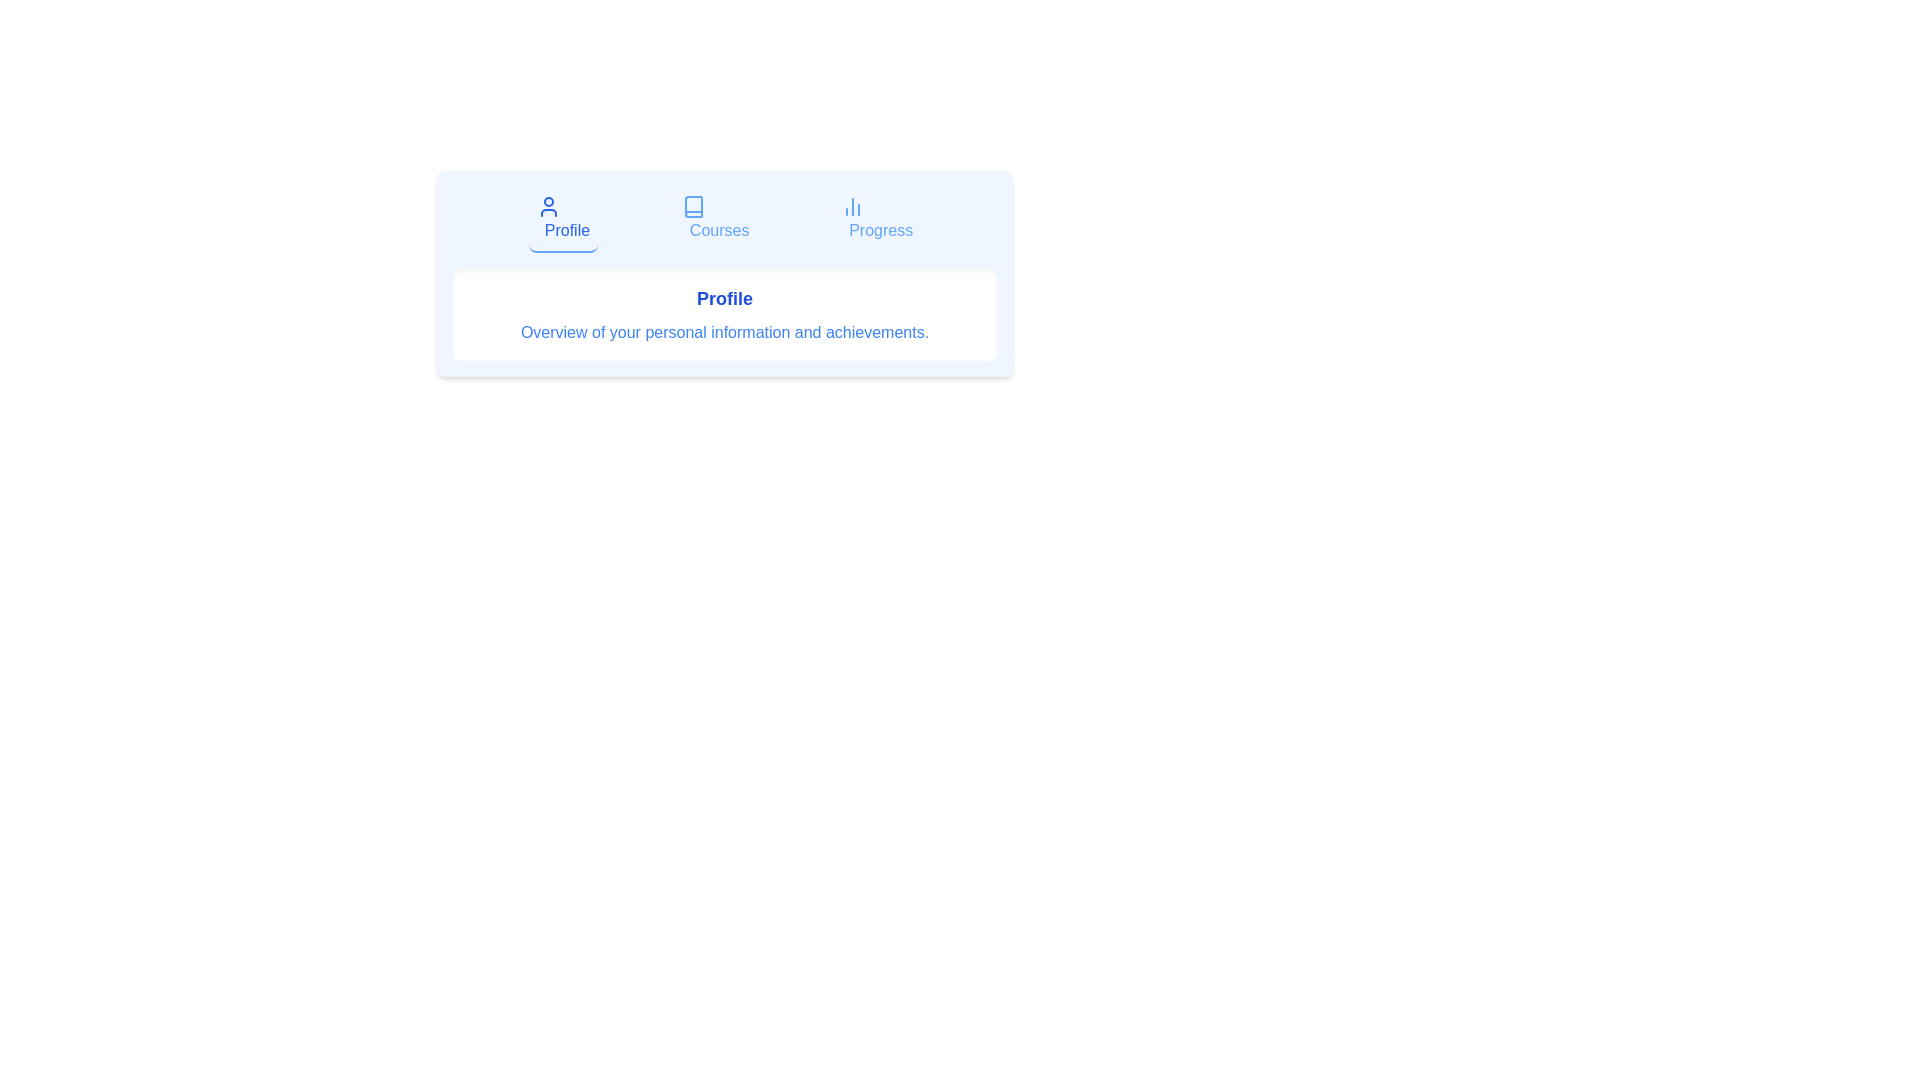 Image resolution: width=1920 pixels, height=1080 pixels. Describe the element at coordinates (561, 219) in the screenshot. I see `the tab labeled Profile to switch to that tab` at that location.